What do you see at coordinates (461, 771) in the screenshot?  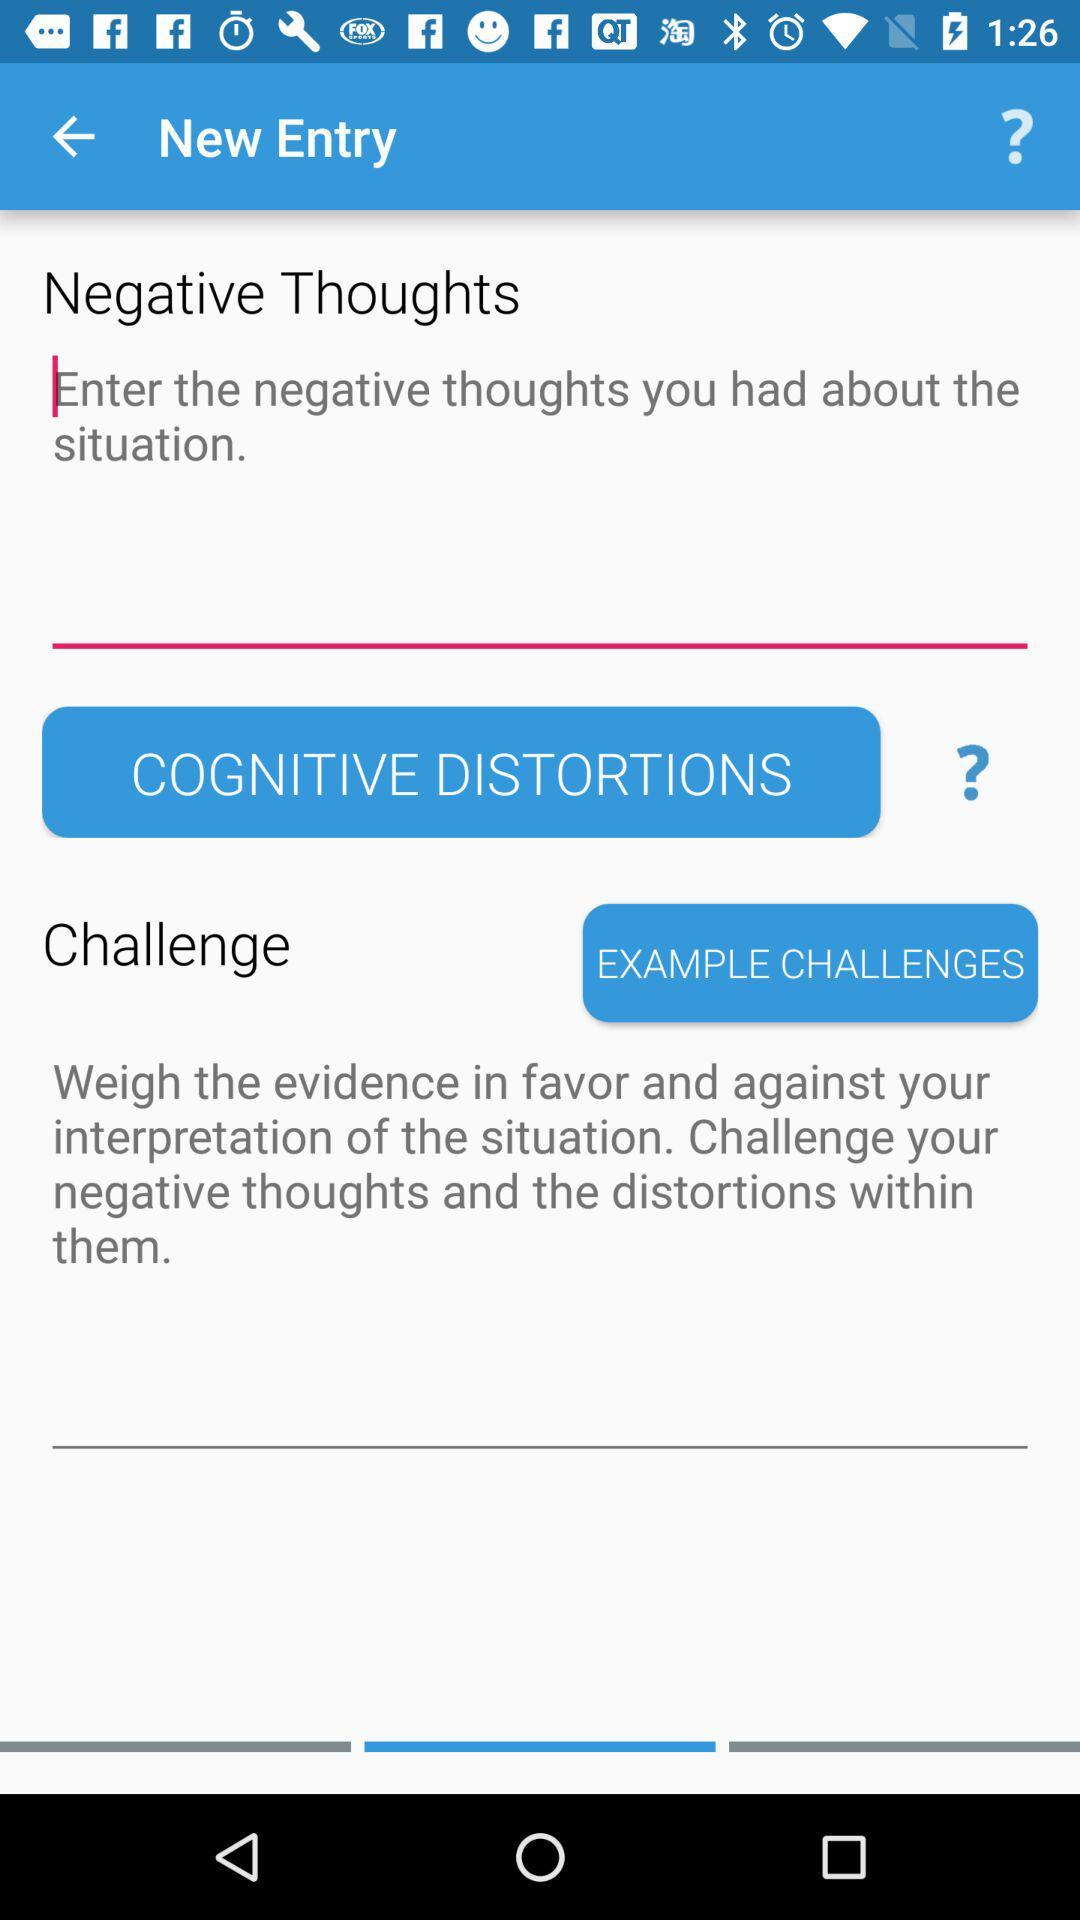 I see `the item above the challenge` at bounding box center [461, 771].